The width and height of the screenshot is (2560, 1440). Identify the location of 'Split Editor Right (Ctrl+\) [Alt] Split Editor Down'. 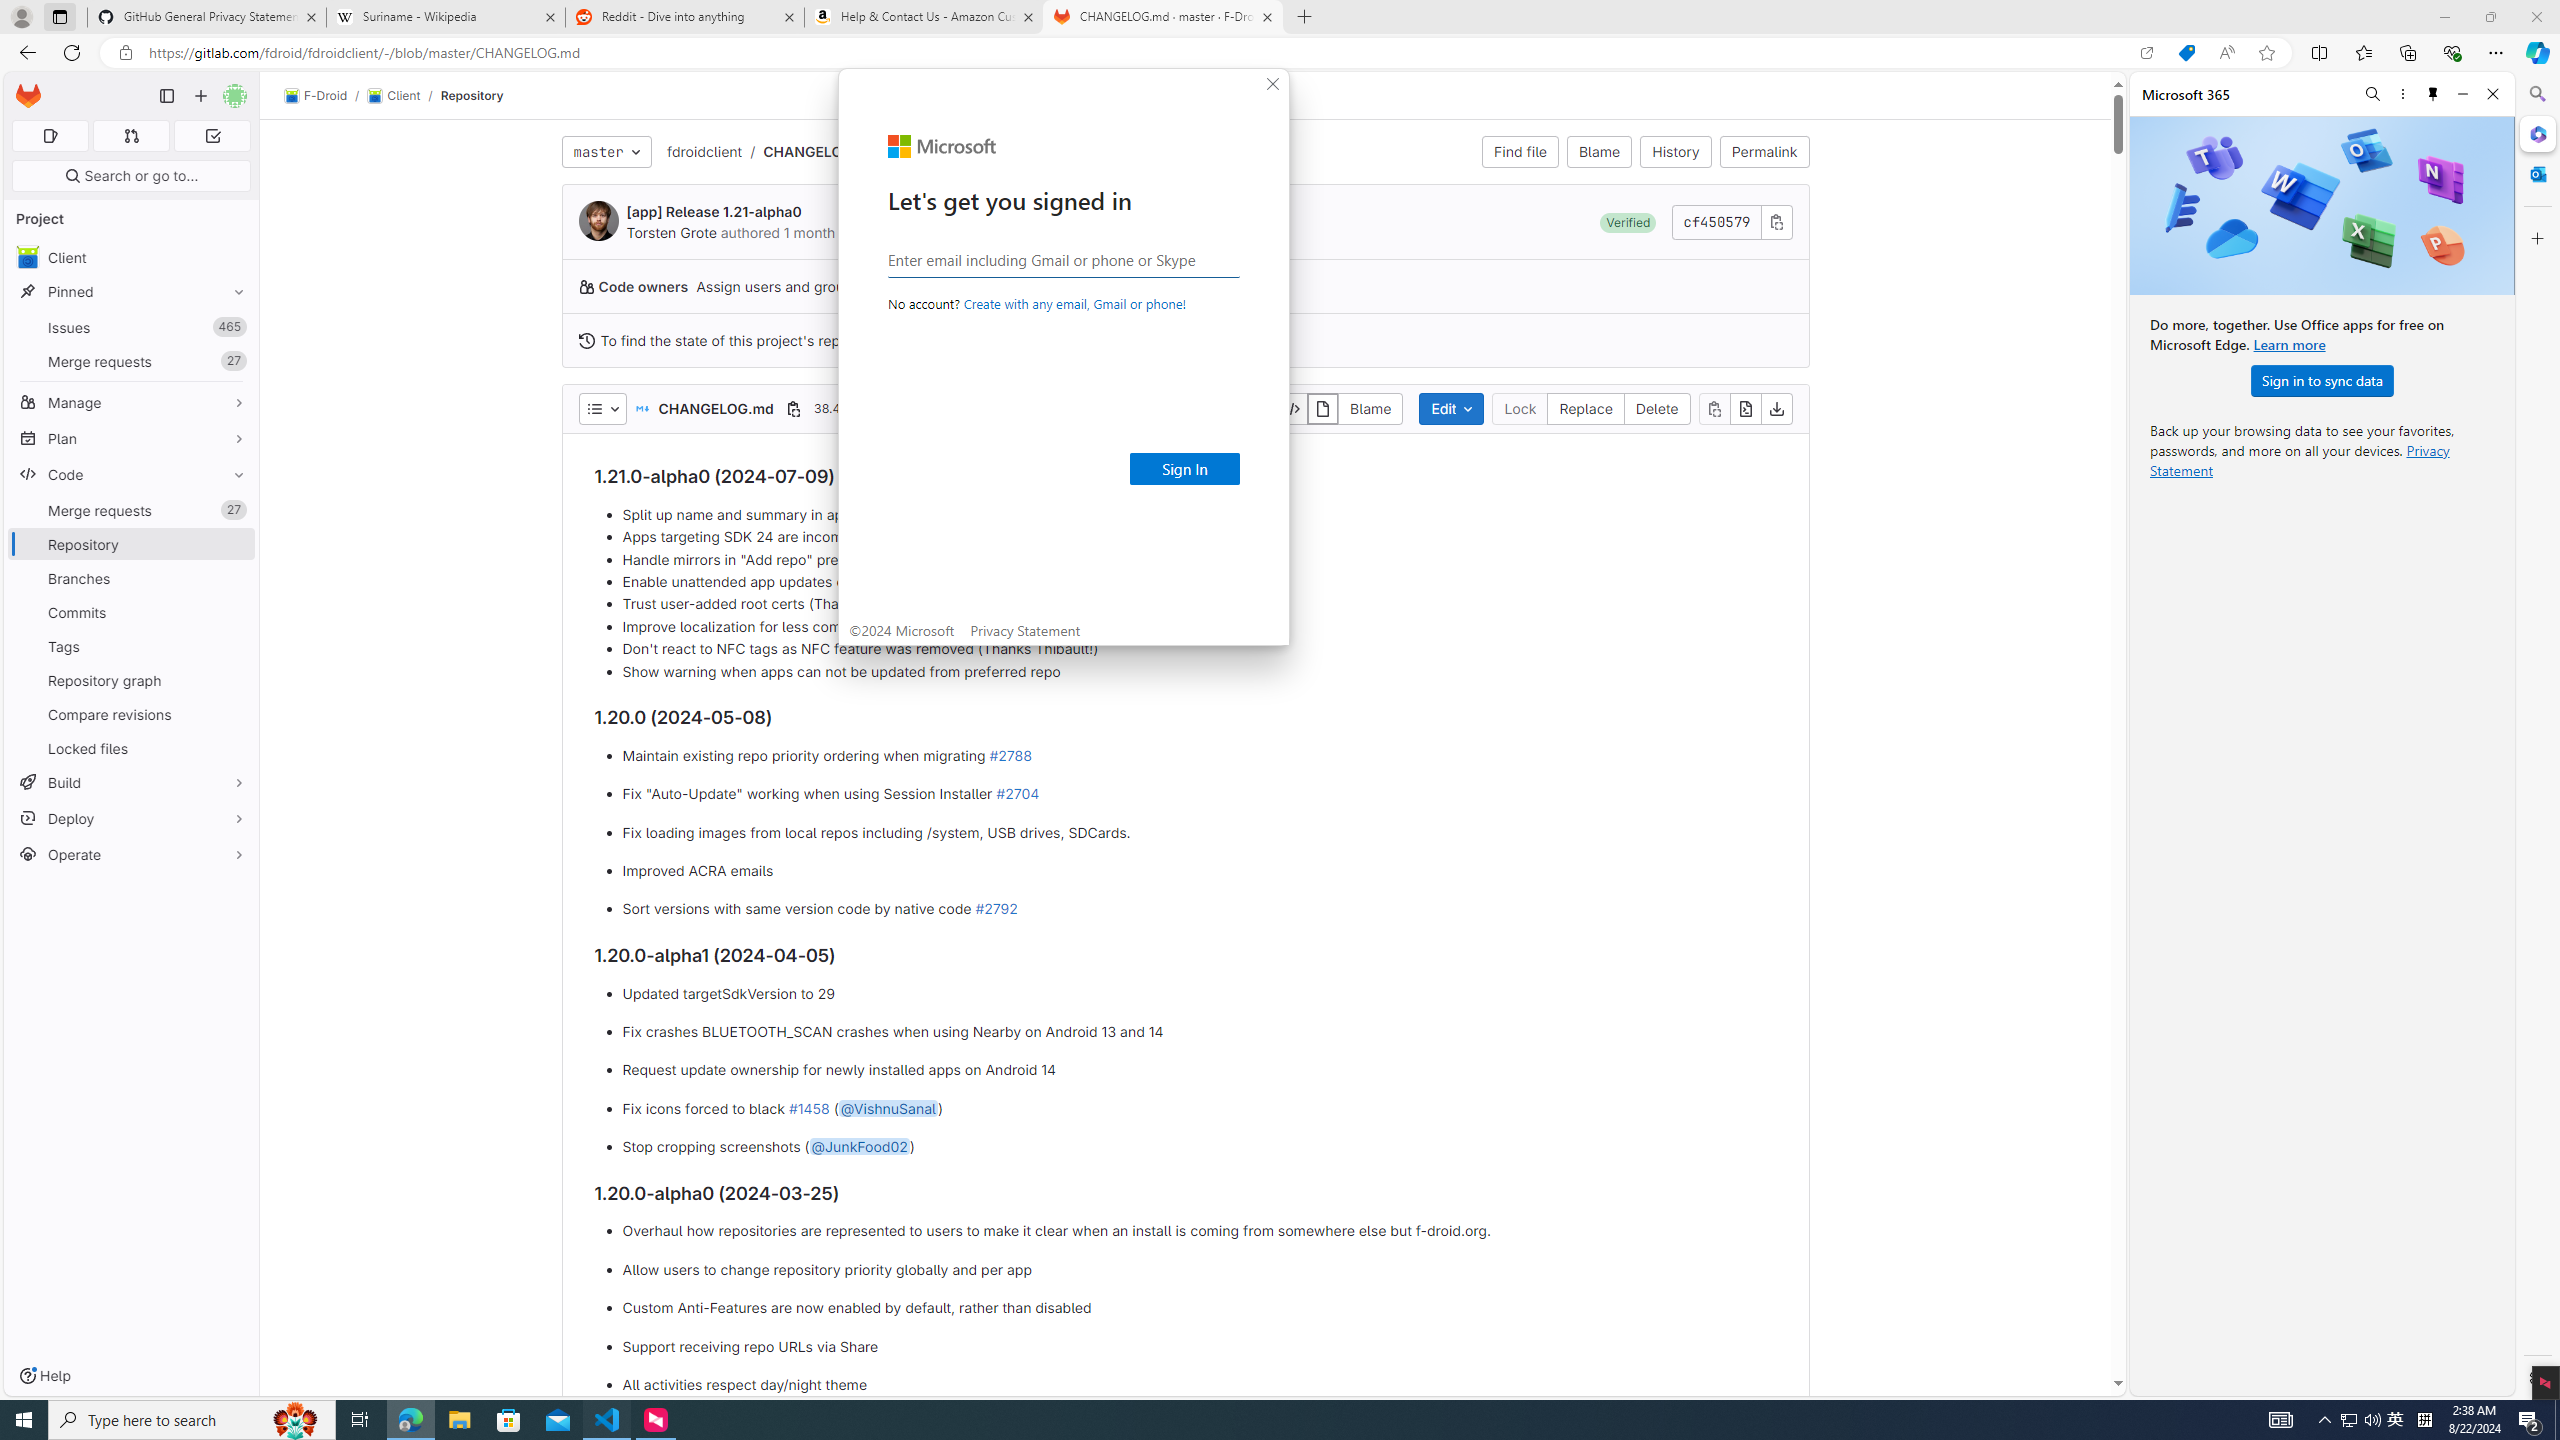
(2511, 50).